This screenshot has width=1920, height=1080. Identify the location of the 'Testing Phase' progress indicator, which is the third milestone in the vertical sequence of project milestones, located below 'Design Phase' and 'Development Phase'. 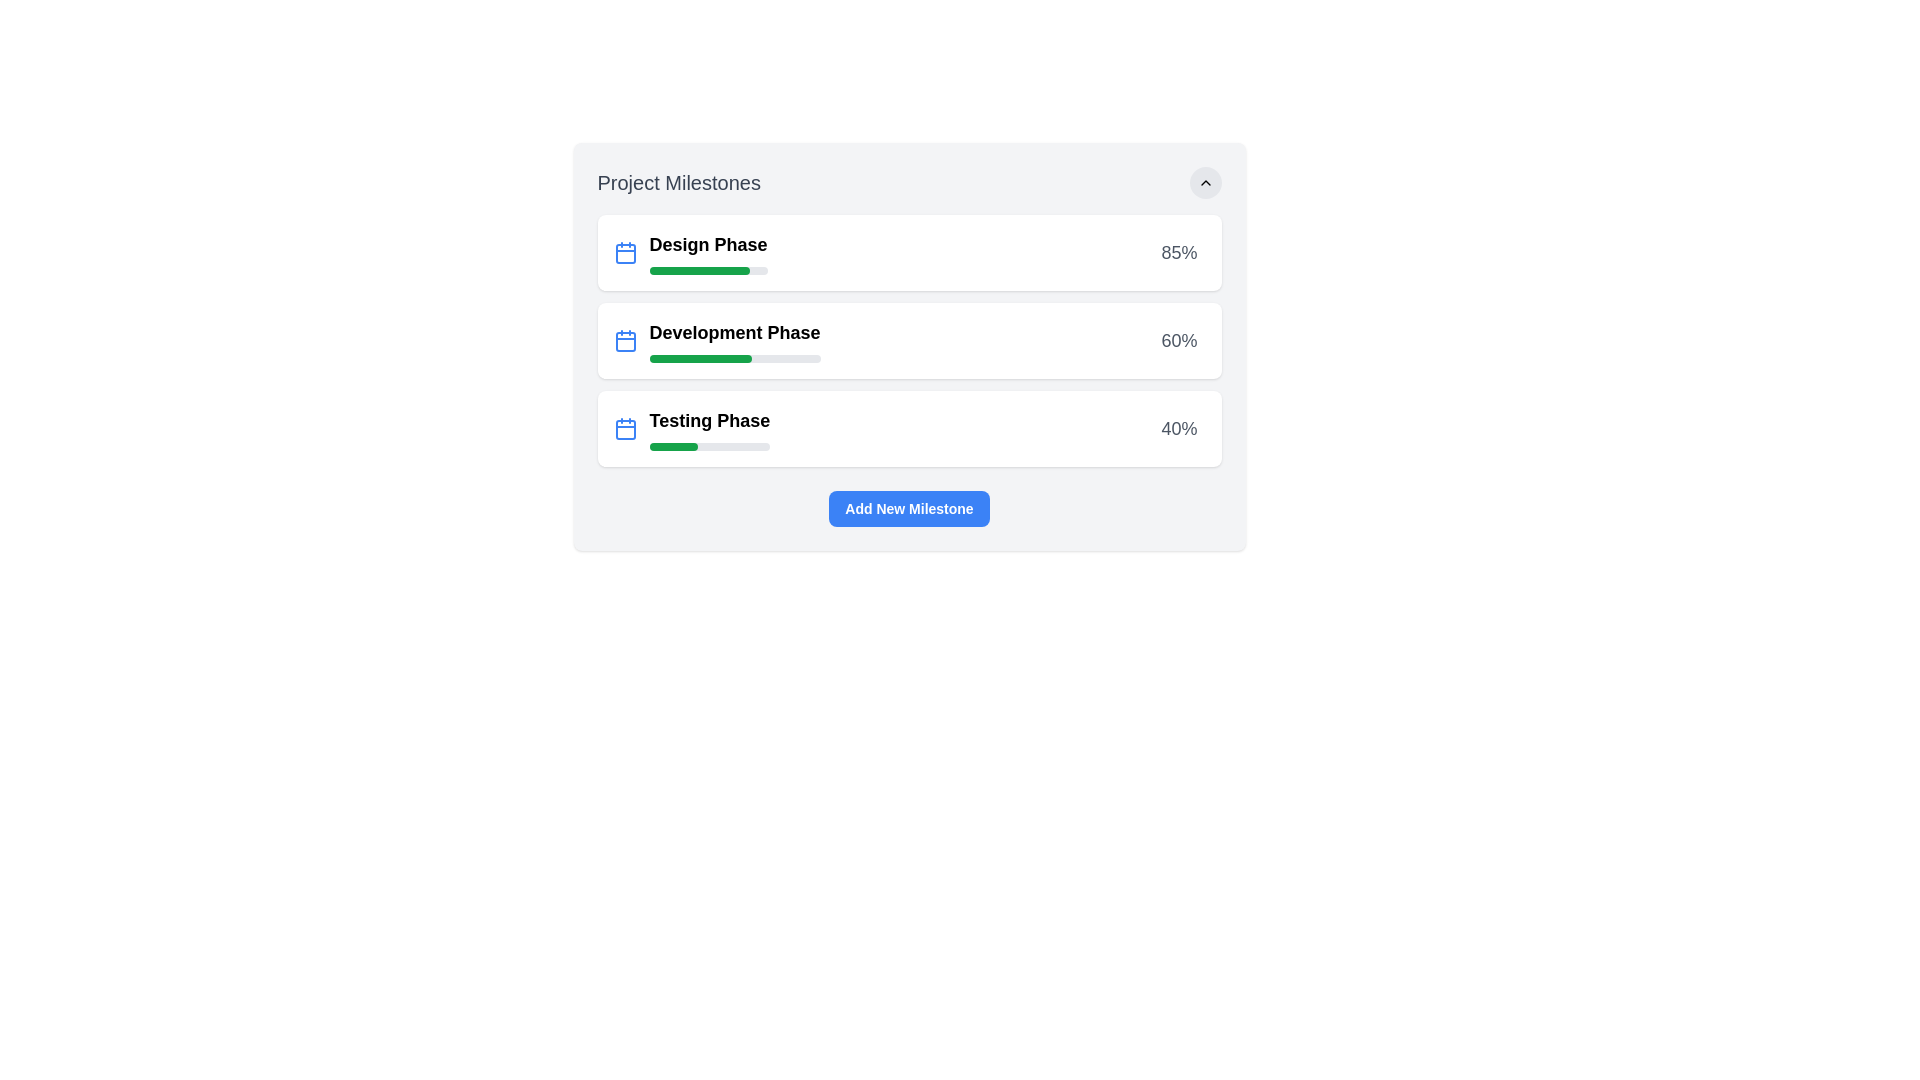
(709, 427).